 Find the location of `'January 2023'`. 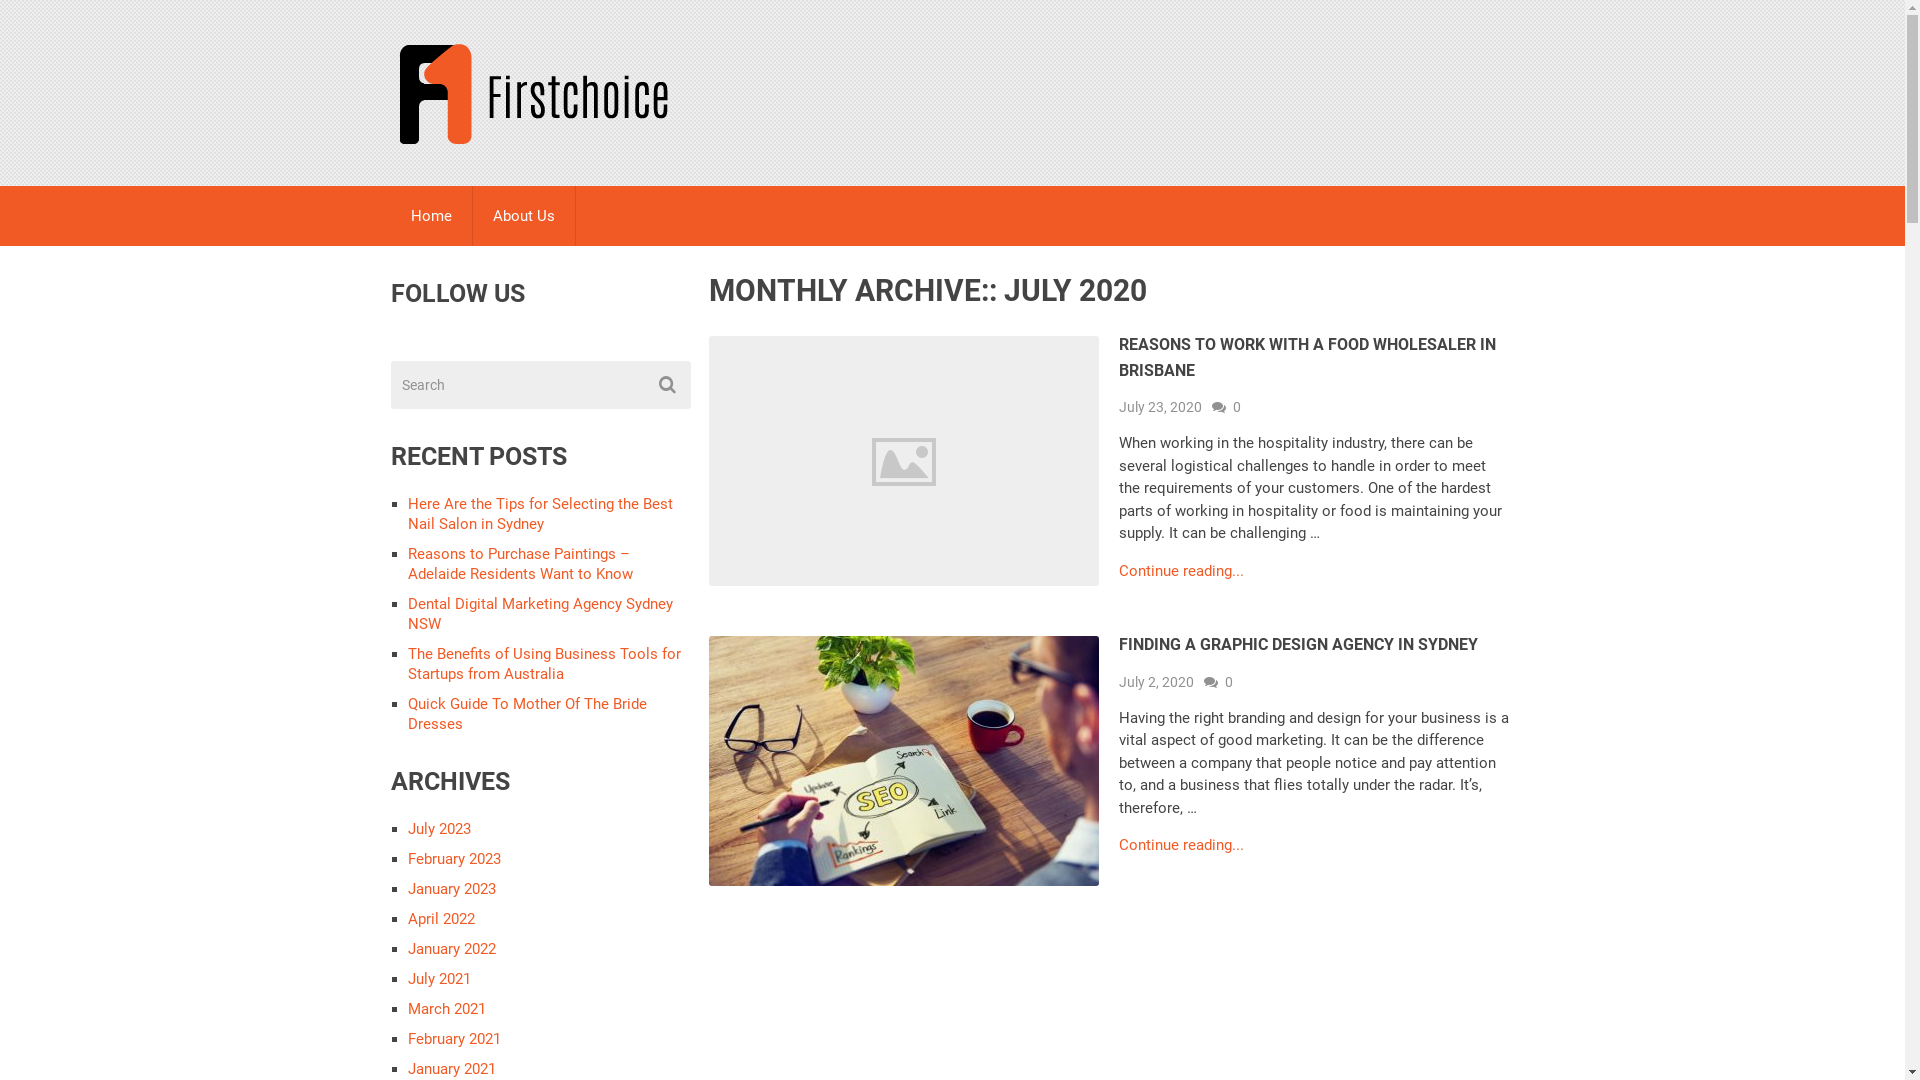

'January 2023' is located at coordinates (450, 887).